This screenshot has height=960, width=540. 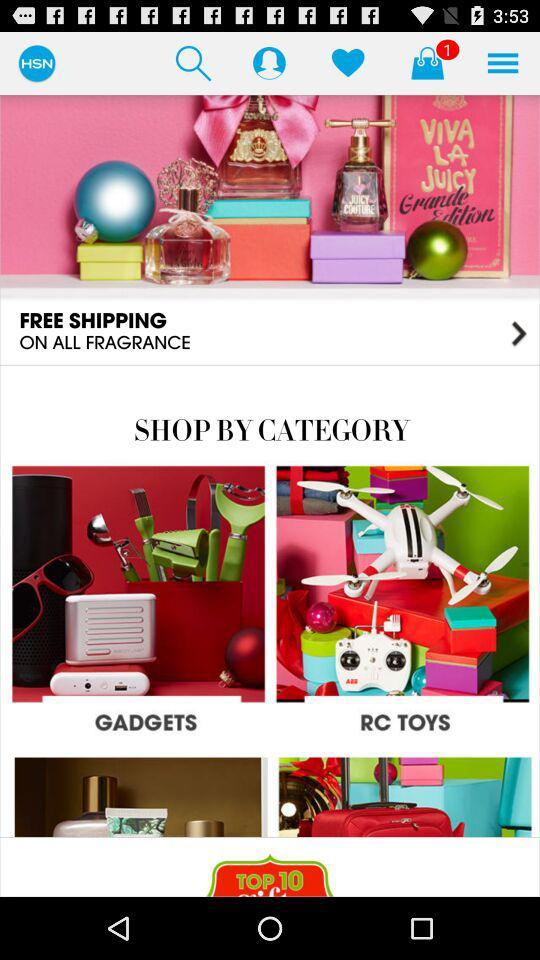 I want to click on open shopping cart, so click(x=426, y=62).